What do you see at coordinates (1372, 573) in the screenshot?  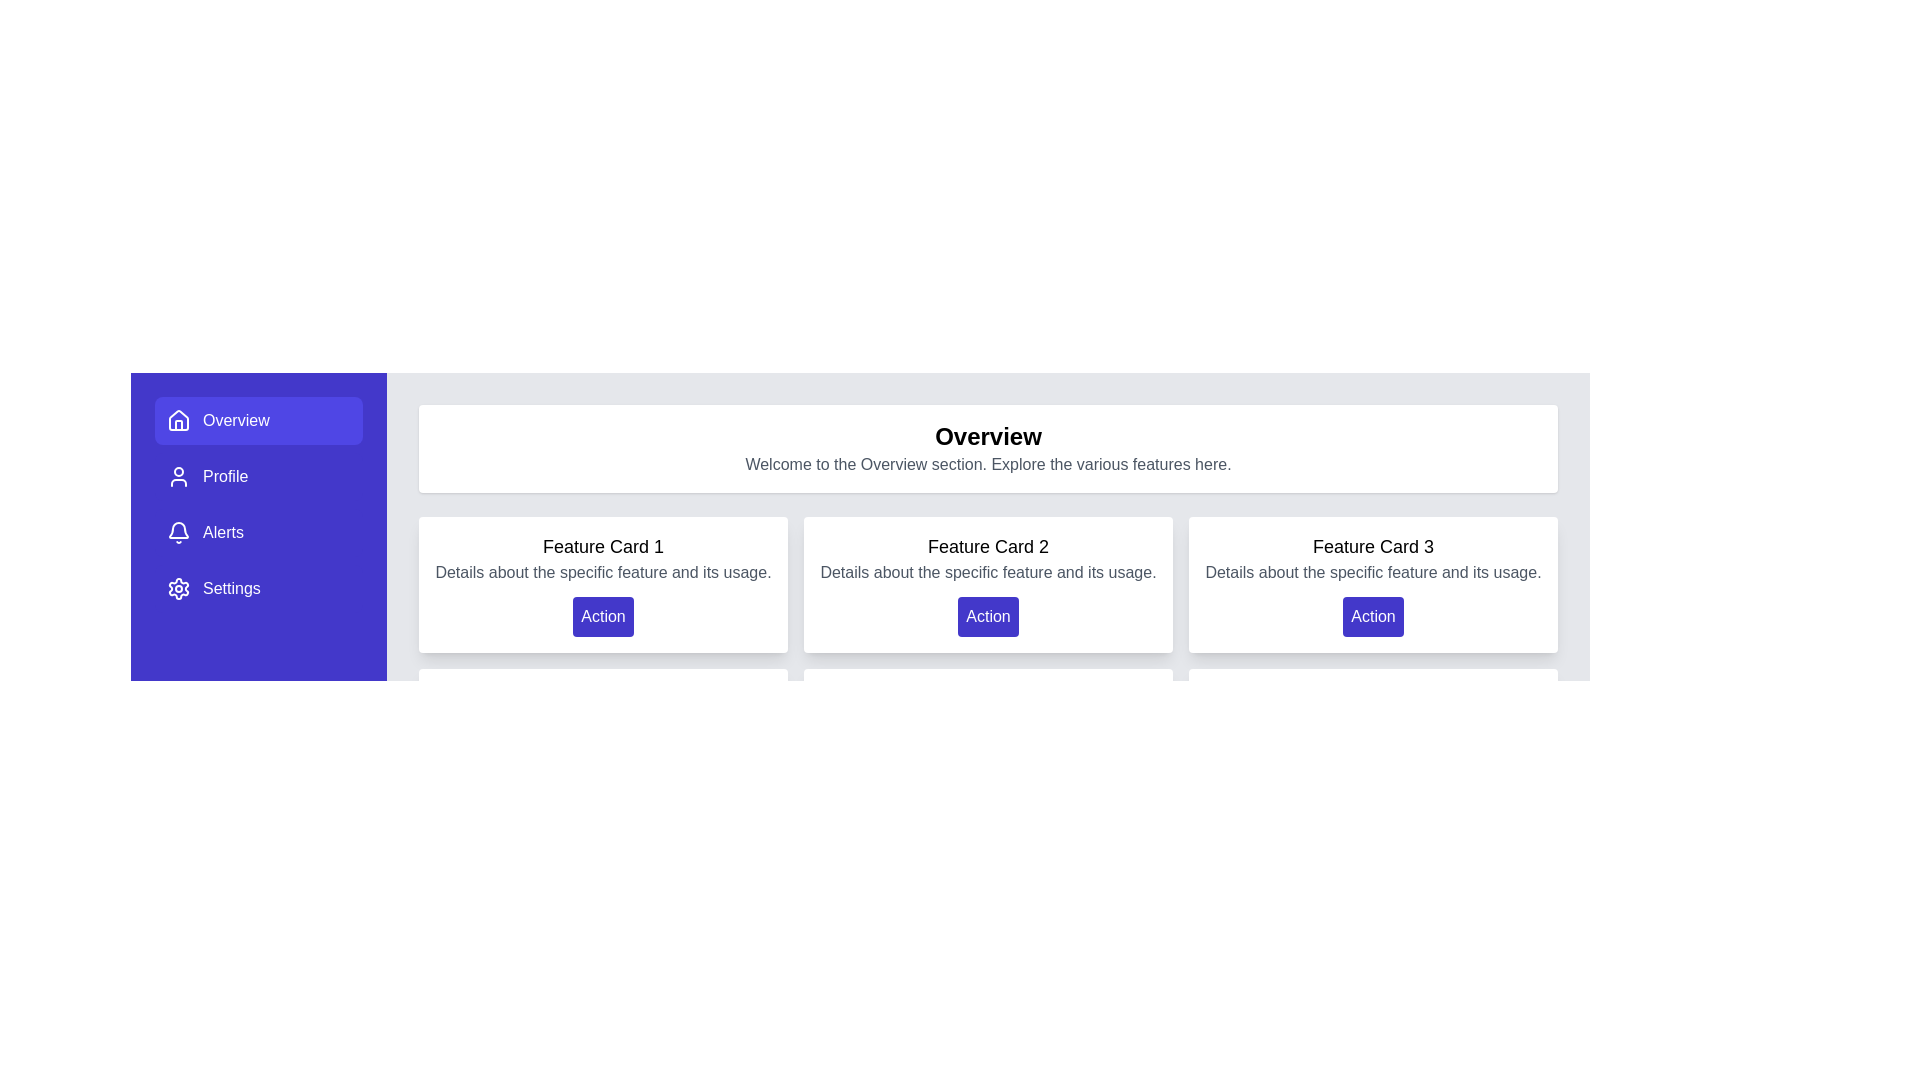 I see `the static text label that provides additional descriptive information within 'Feature Card 3', located centrally beneath the main title` at bounding box center [1372, 573].